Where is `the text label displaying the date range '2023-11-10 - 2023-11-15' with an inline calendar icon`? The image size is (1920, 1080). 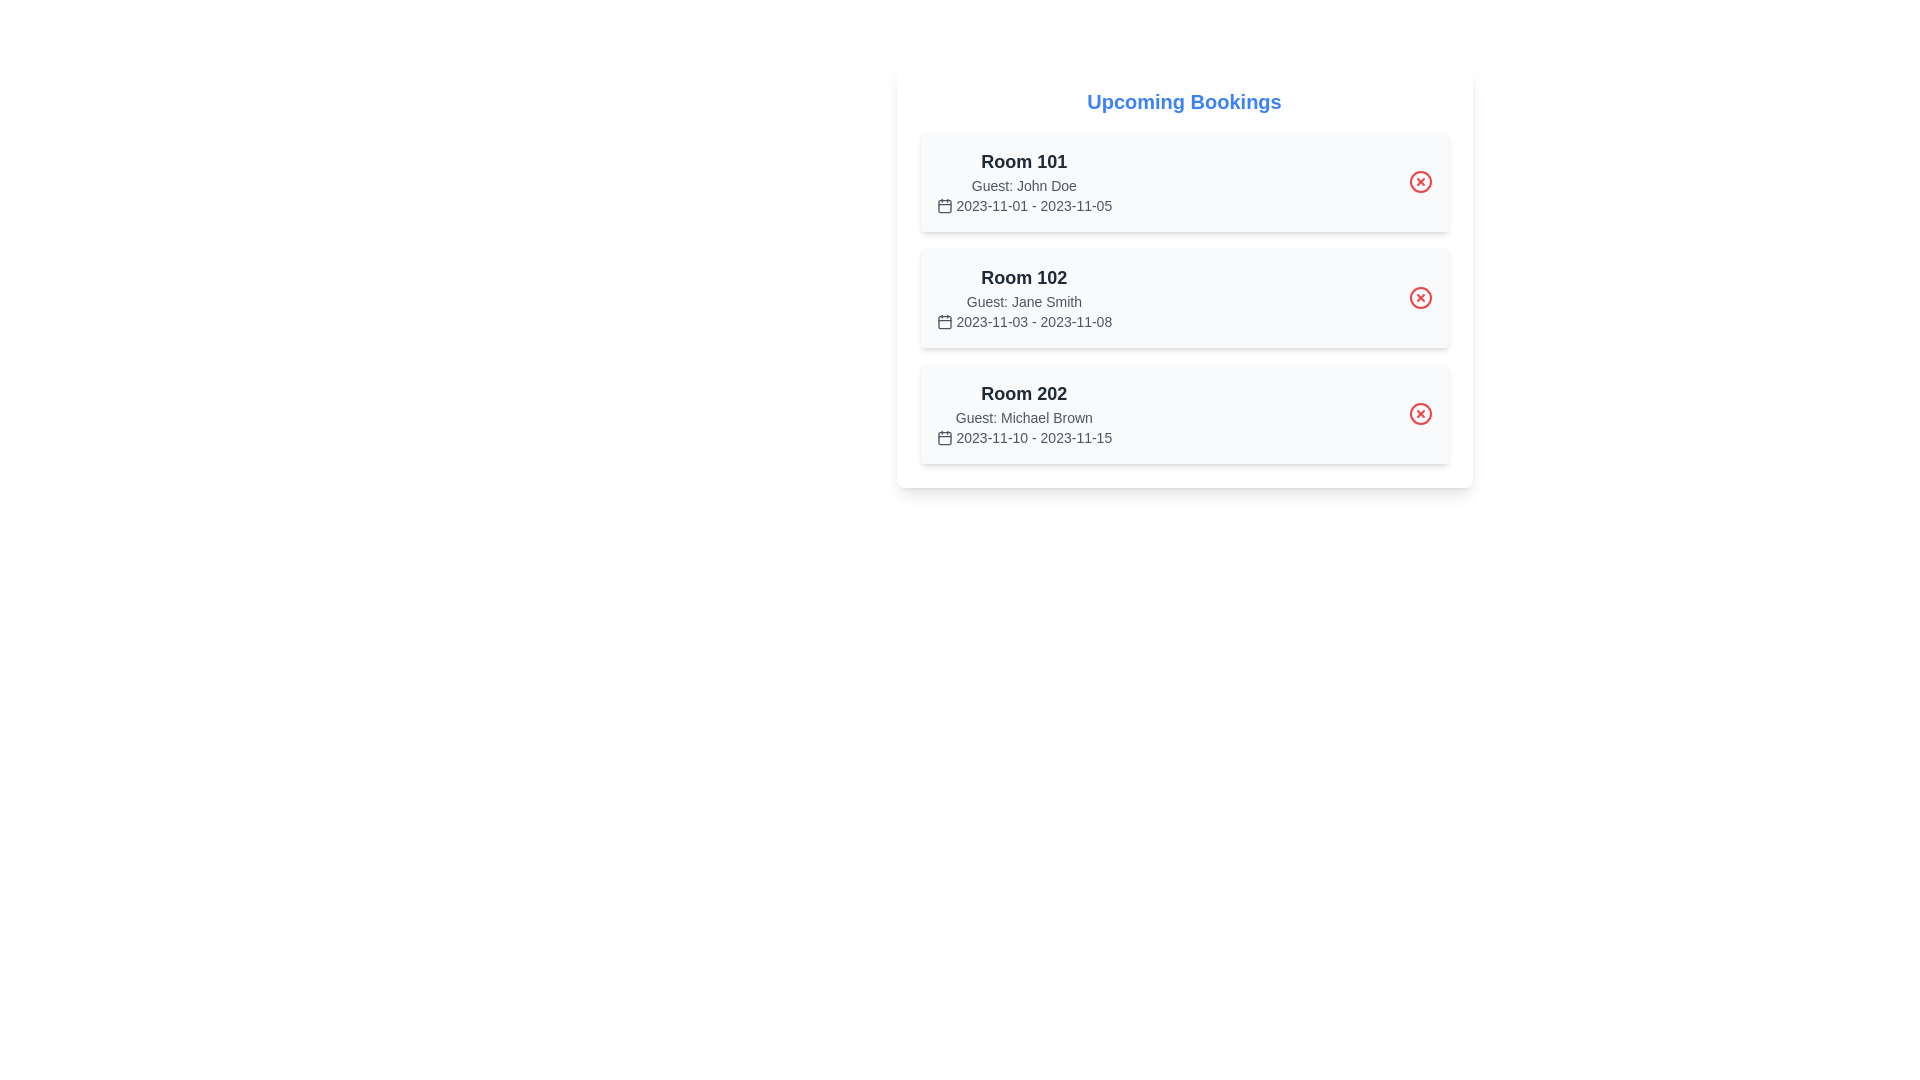 the text label displaying the date range '2023-11-10 - 2023-11-15' with an inline calendar icon is located at coordinates (1024, 437).